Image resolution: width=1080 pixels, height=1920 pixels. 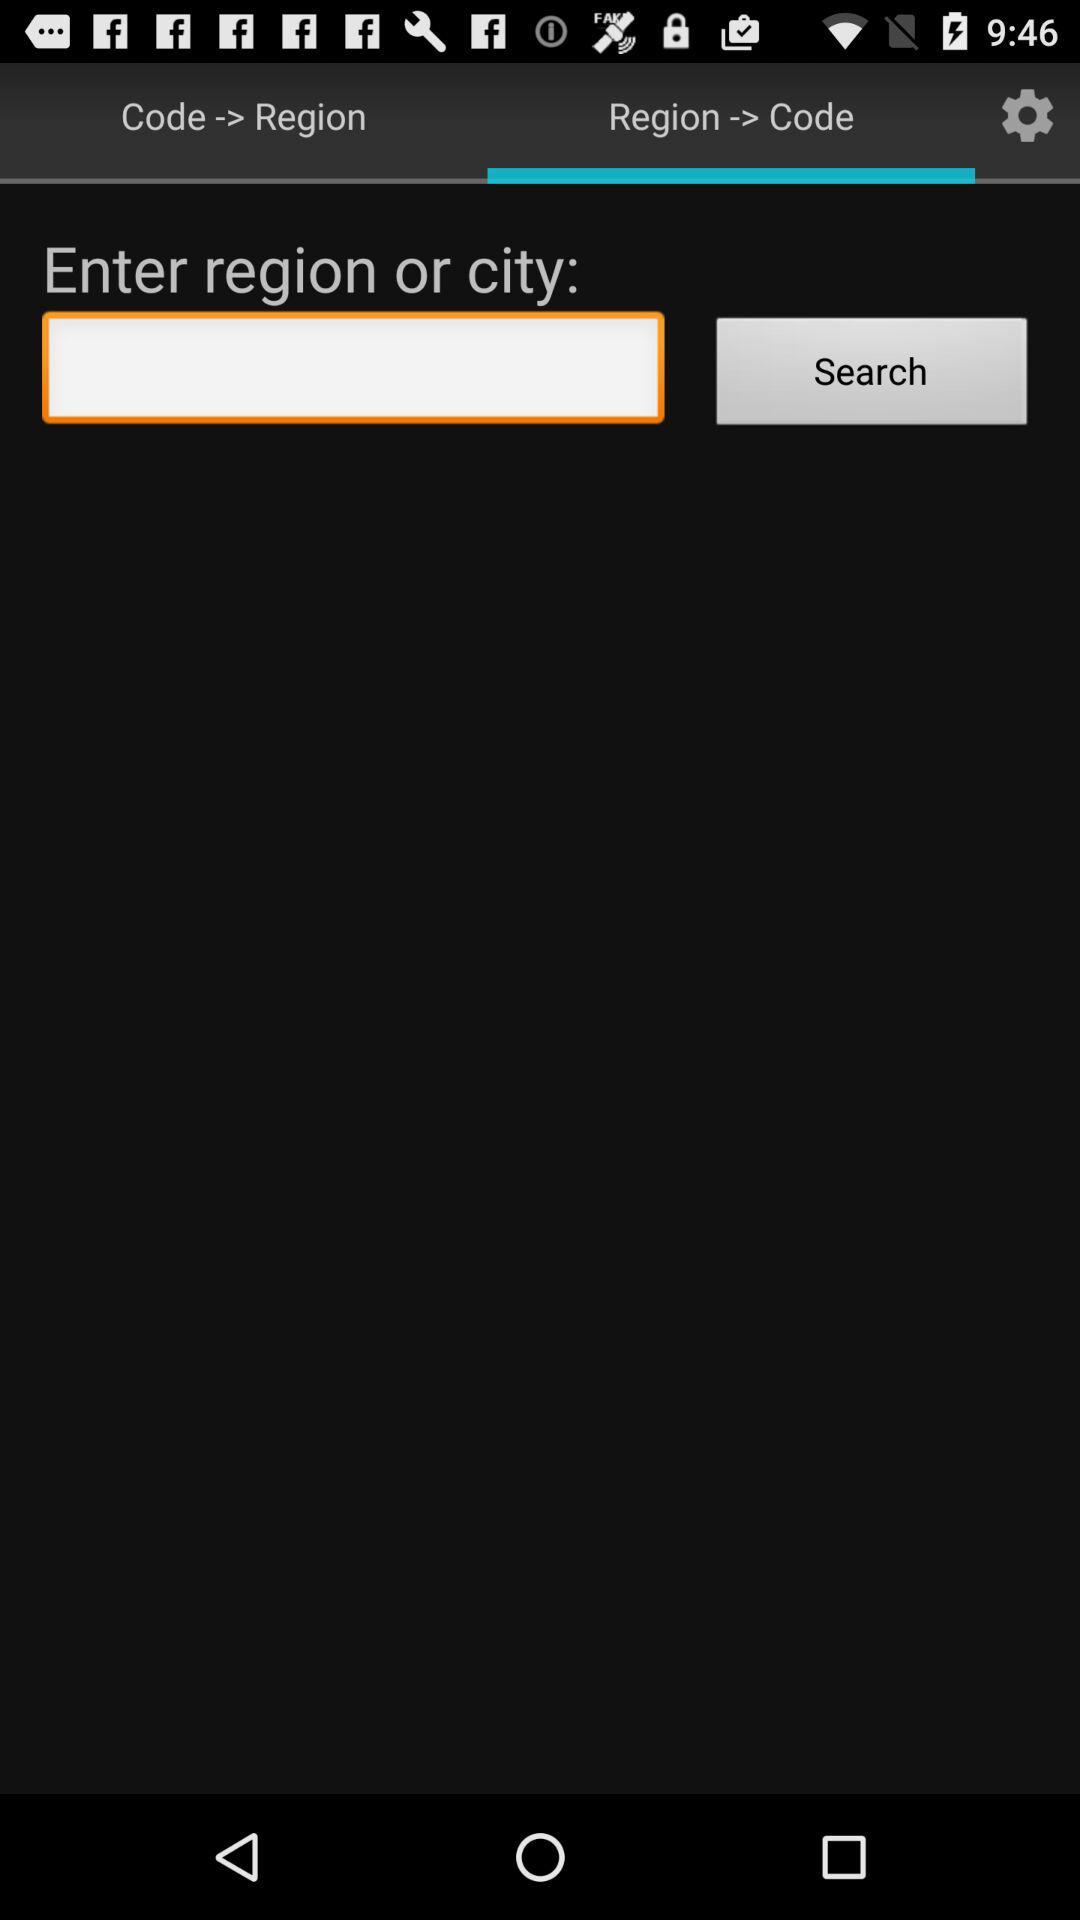 What do you see at coordinates (352, 372) in the screenshot?
I see `the icon to the left of search` at bounding box center [352, 372].